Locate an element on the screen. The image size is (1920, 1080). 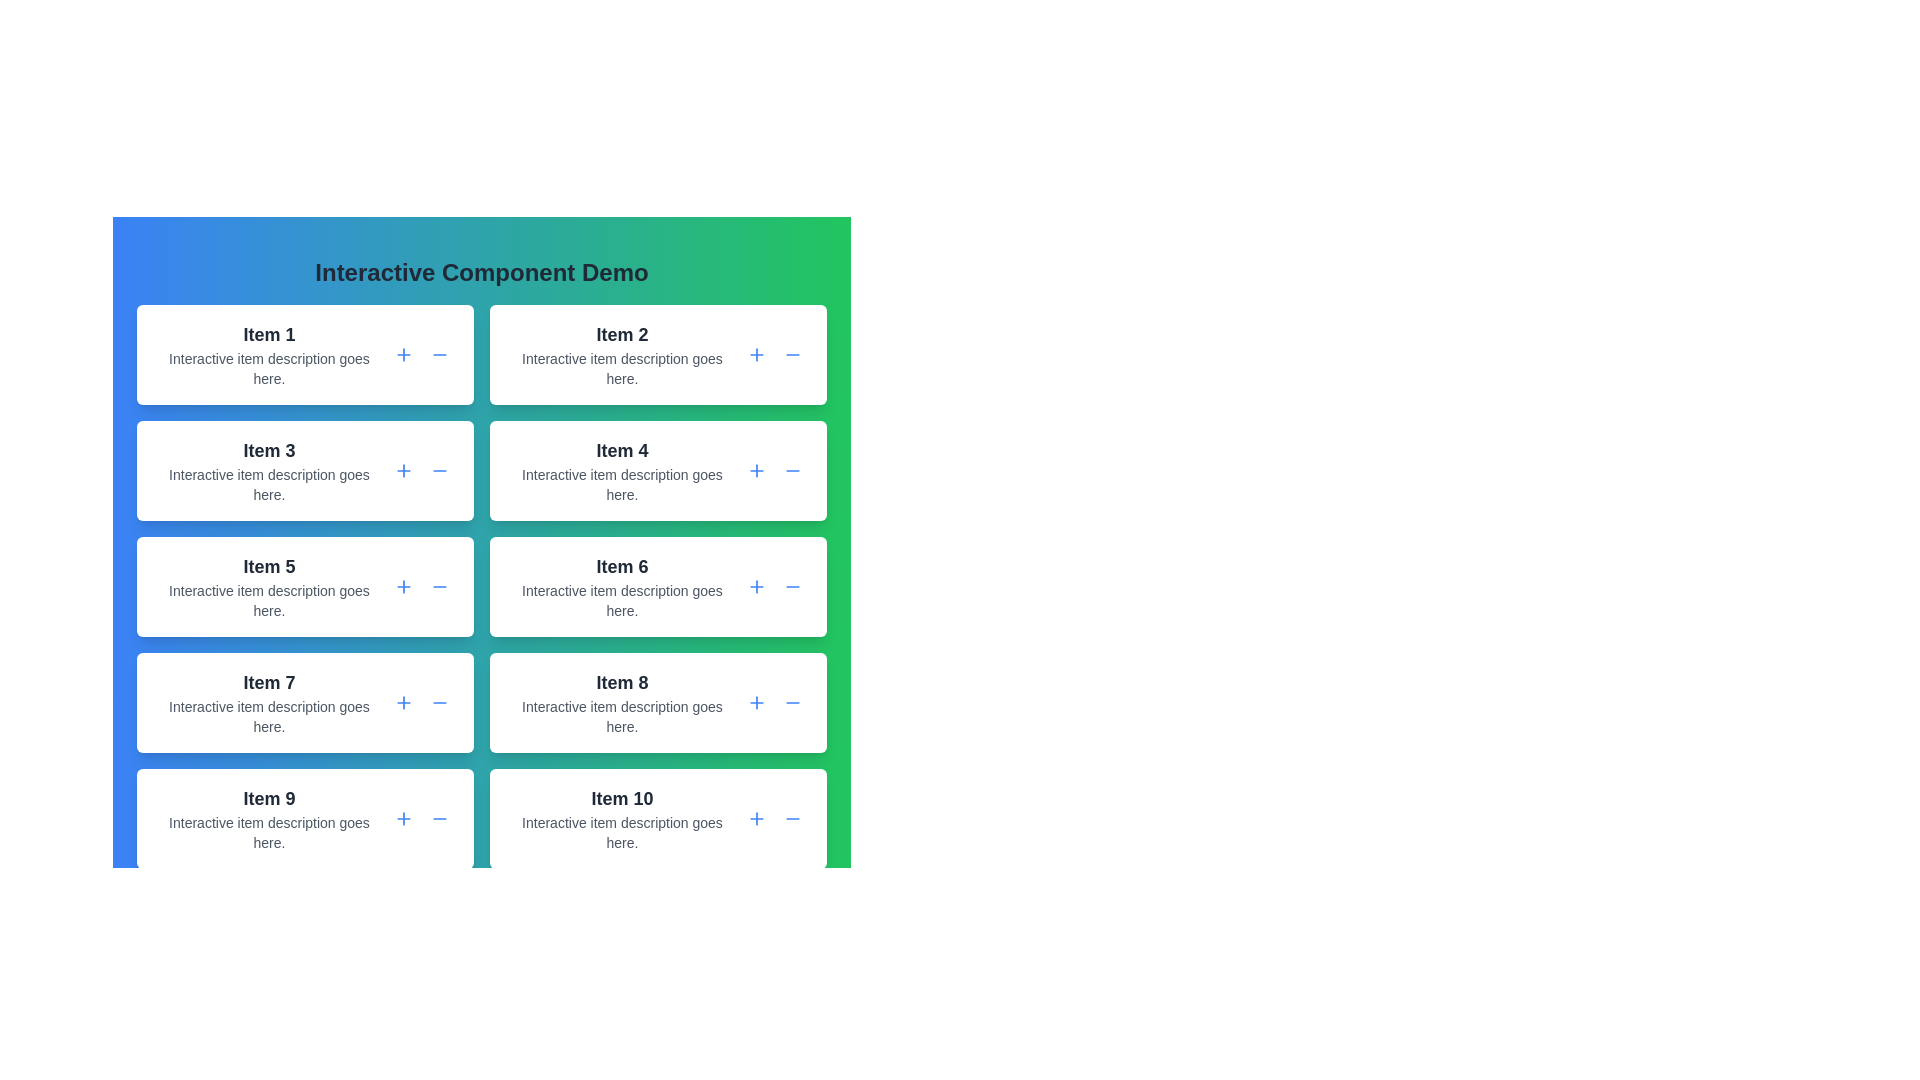
the leftmost button for the 'Item 7' context is located at coordinates (402, 701).